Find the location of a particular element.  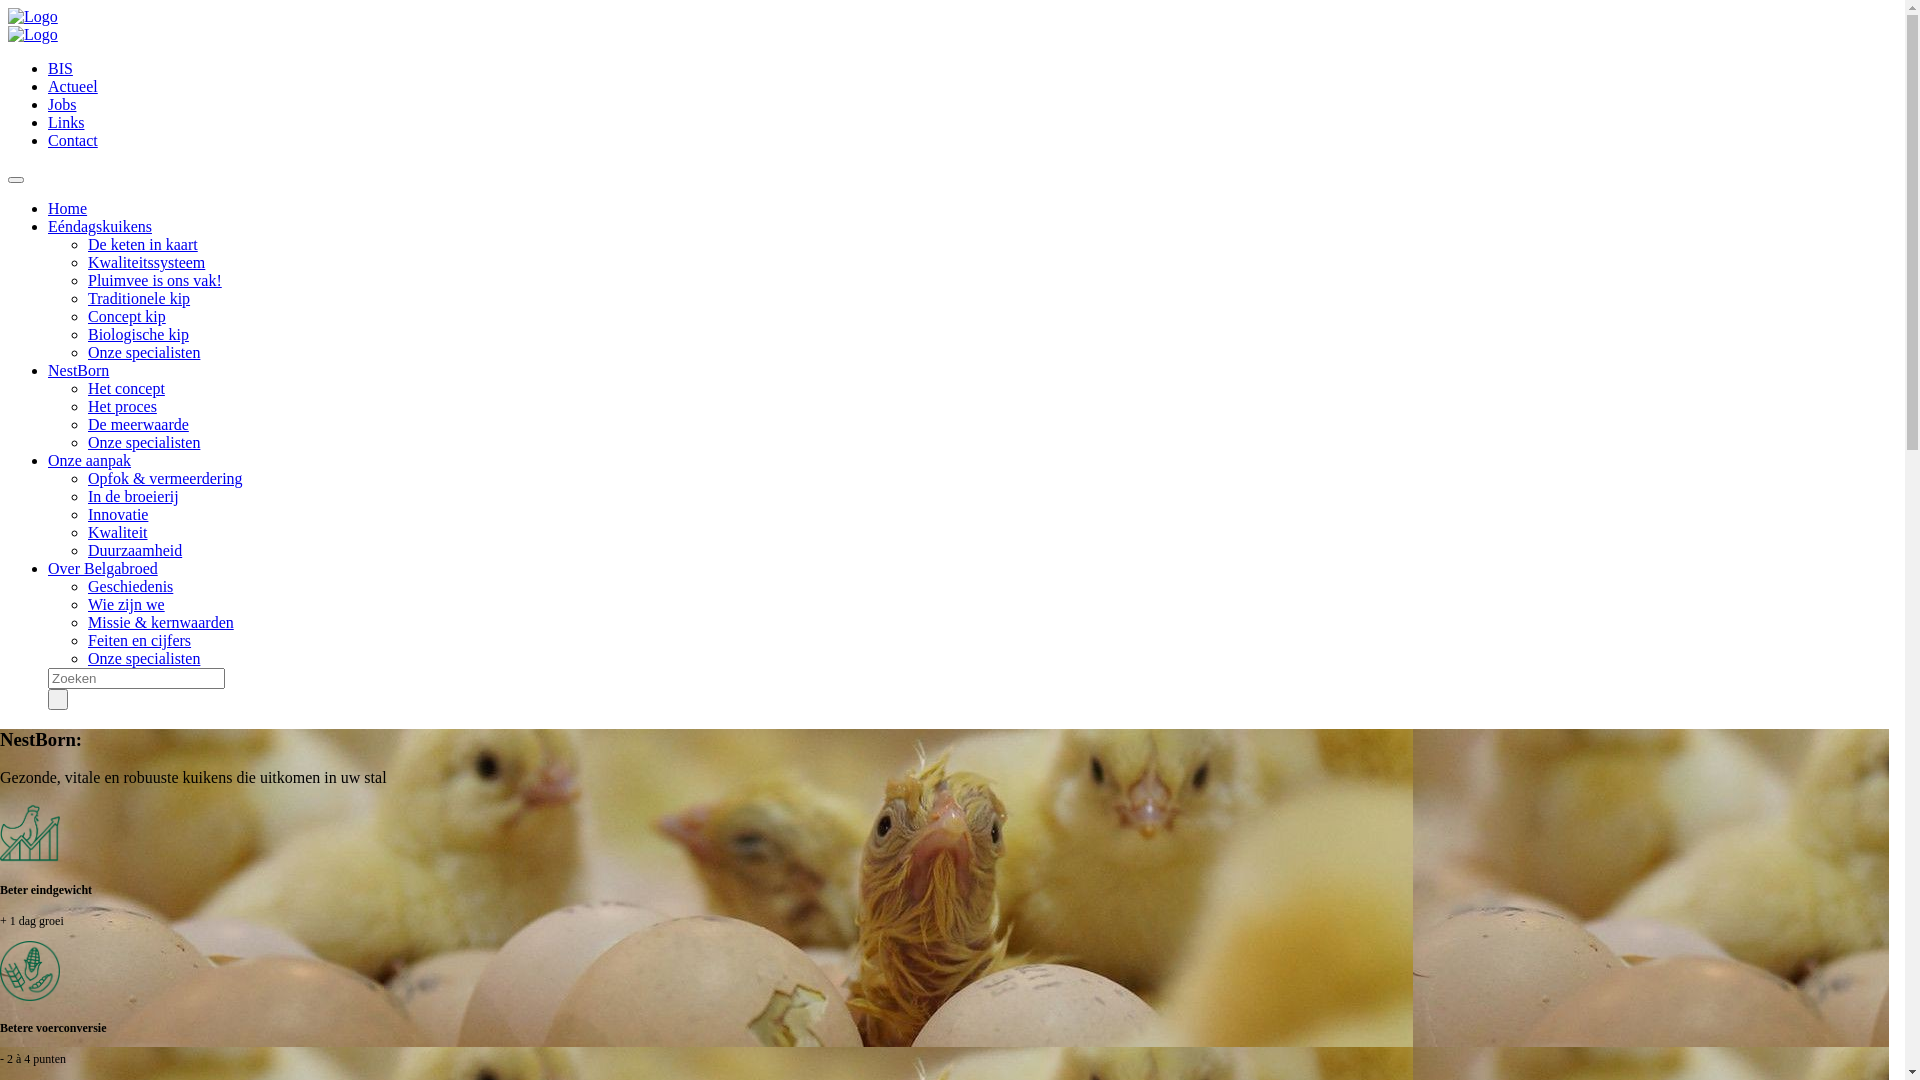

'NestBorn' is located at coordinates (78, 370).